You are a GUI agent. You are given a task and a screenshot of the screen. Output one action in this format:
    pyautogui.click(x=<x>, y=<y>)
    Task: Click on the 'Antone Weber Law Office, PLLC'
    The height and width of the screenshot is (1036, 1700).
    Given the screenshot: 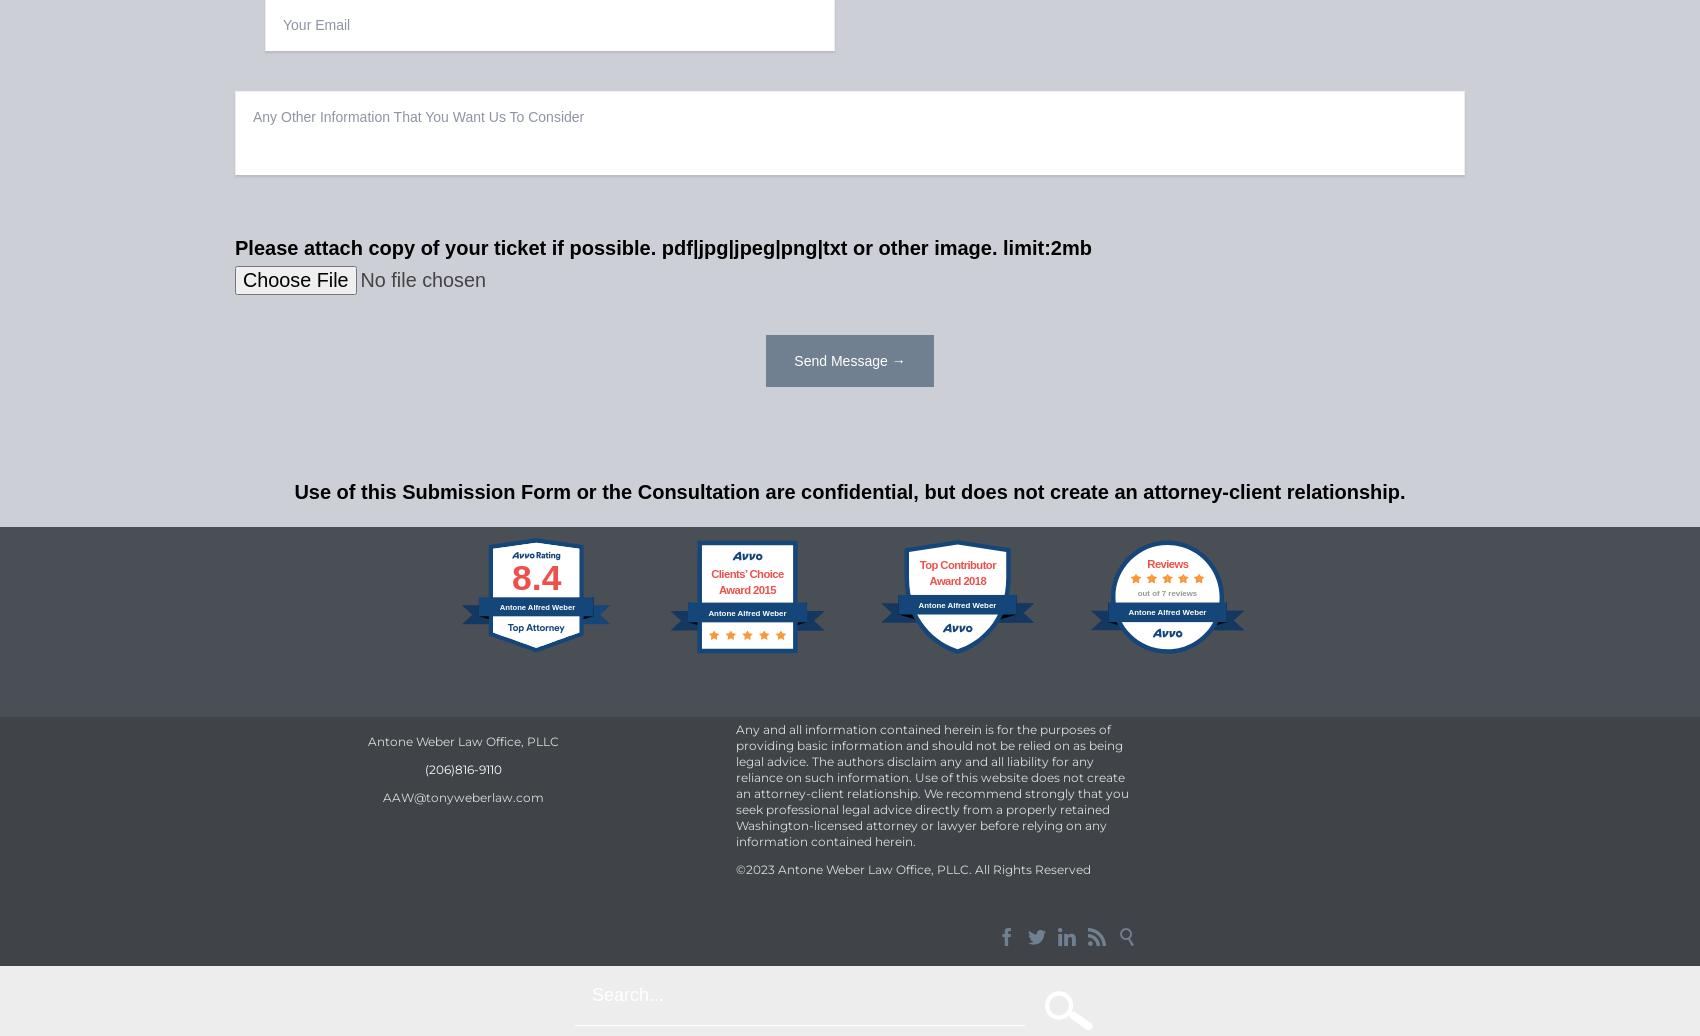 What is the action you would take?
    pyautogui.click(x=462, y=741)
    